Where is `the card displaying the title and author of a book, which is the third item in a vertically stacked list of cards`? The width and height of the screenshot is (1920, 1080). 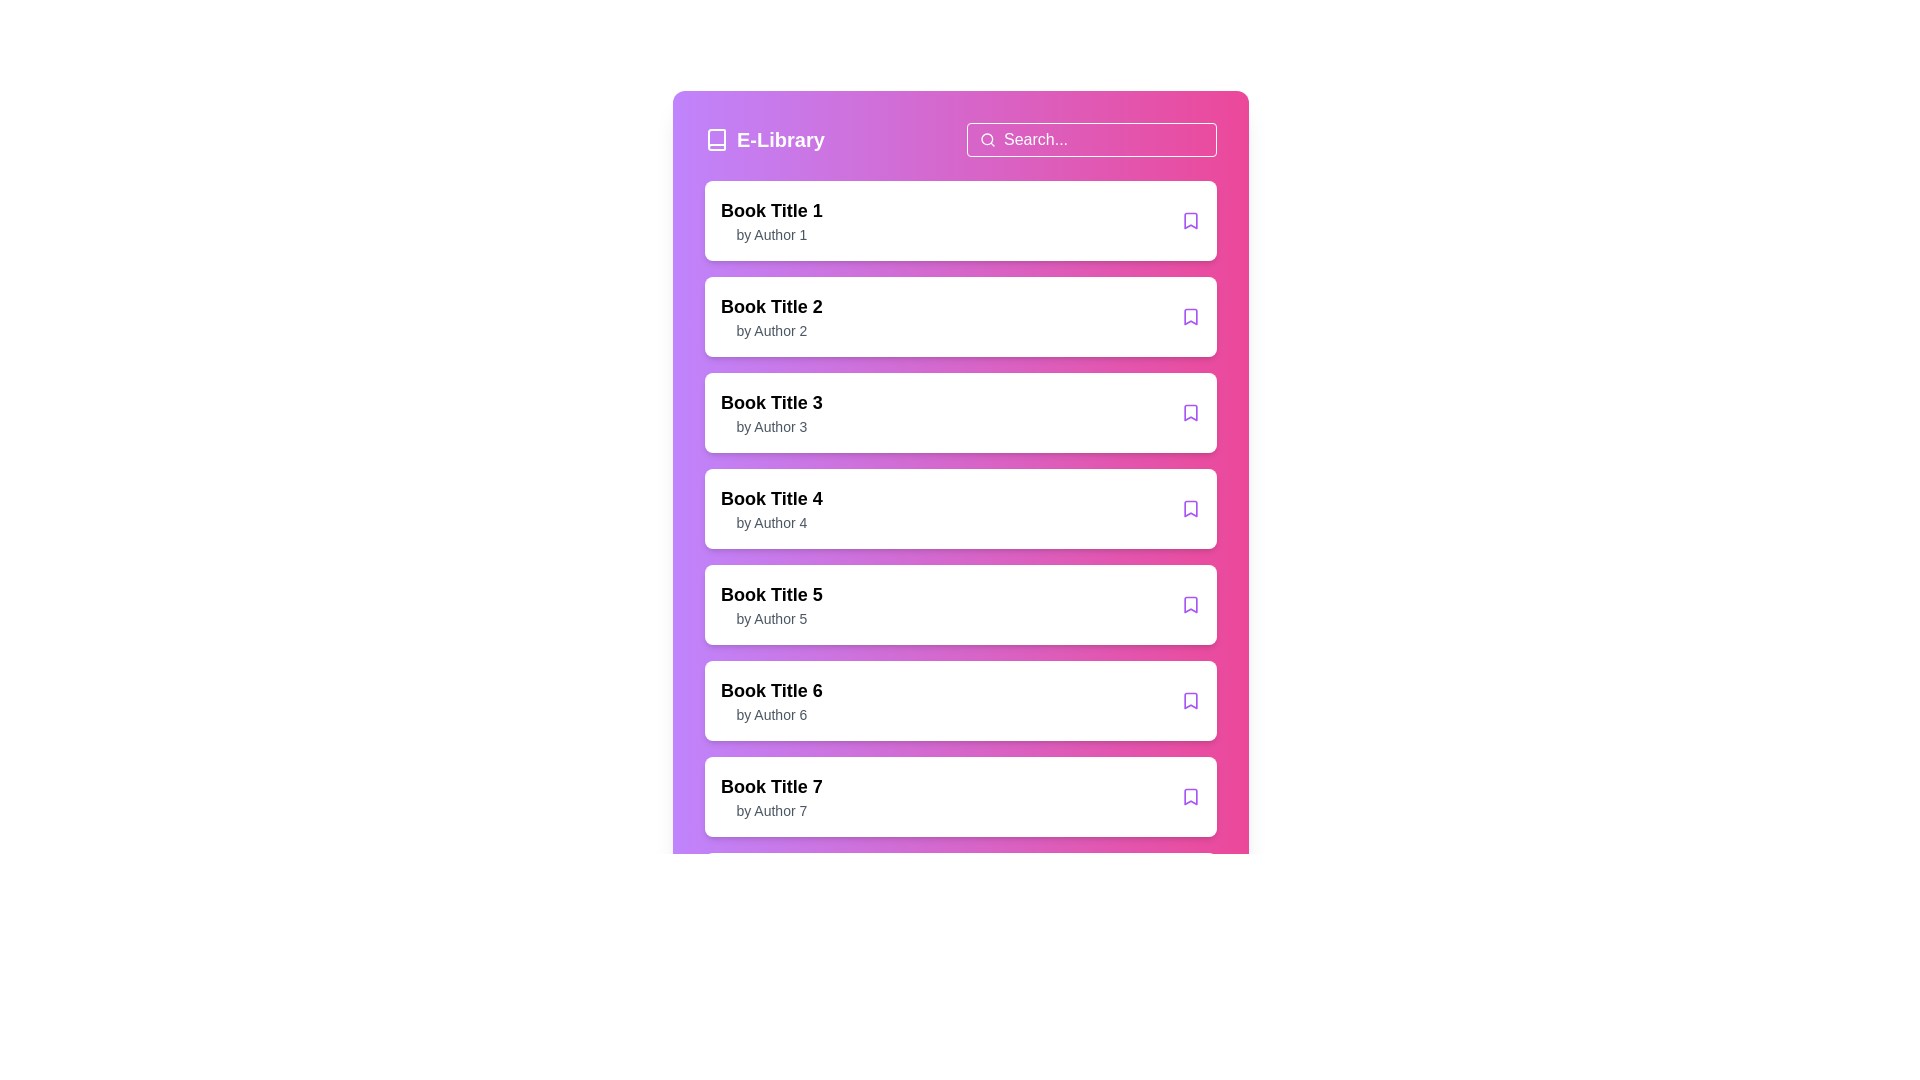 the card displaying the title and author of a book, which is the third item in a vertically stacked list of cards is located at coordinates (960, 411).